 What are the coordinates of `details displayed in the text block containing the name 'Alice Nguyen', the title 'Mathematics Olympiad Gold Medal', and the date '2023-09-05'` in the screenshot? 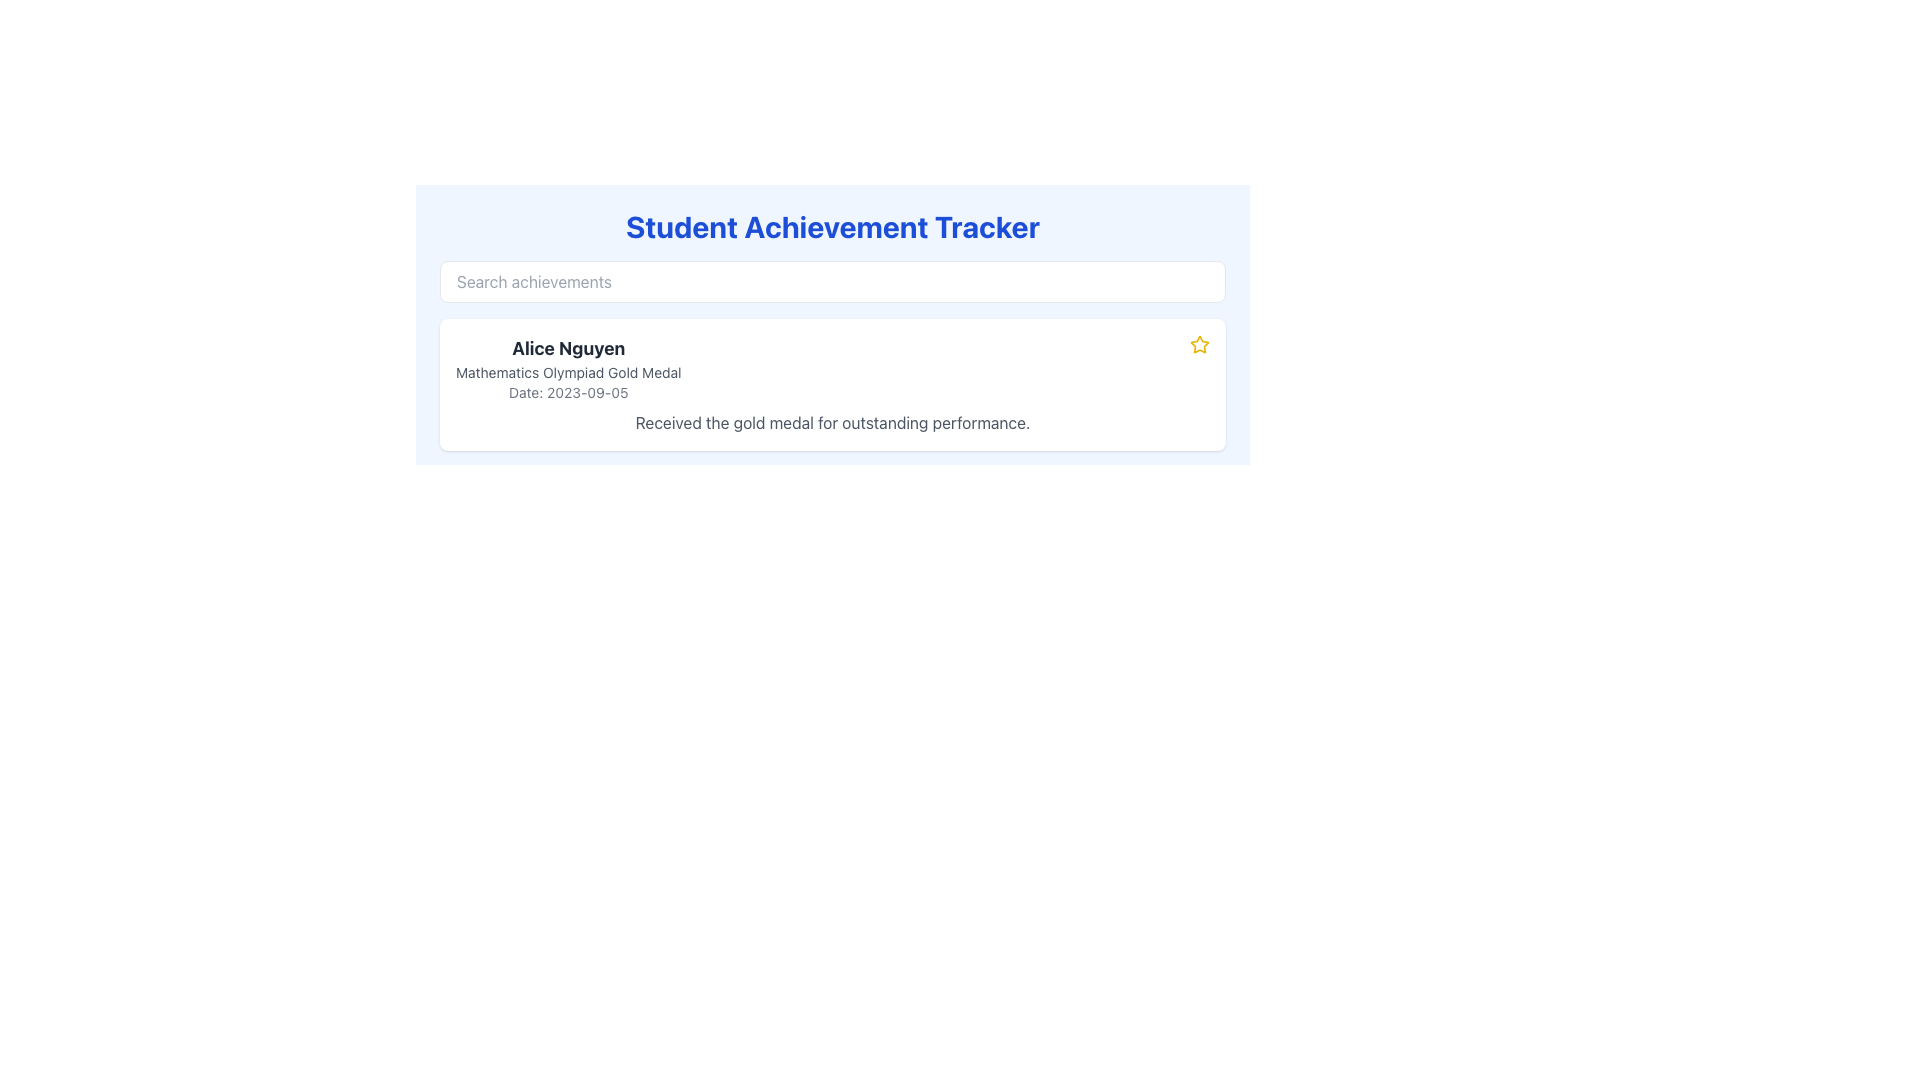 It's located at (567, 369).